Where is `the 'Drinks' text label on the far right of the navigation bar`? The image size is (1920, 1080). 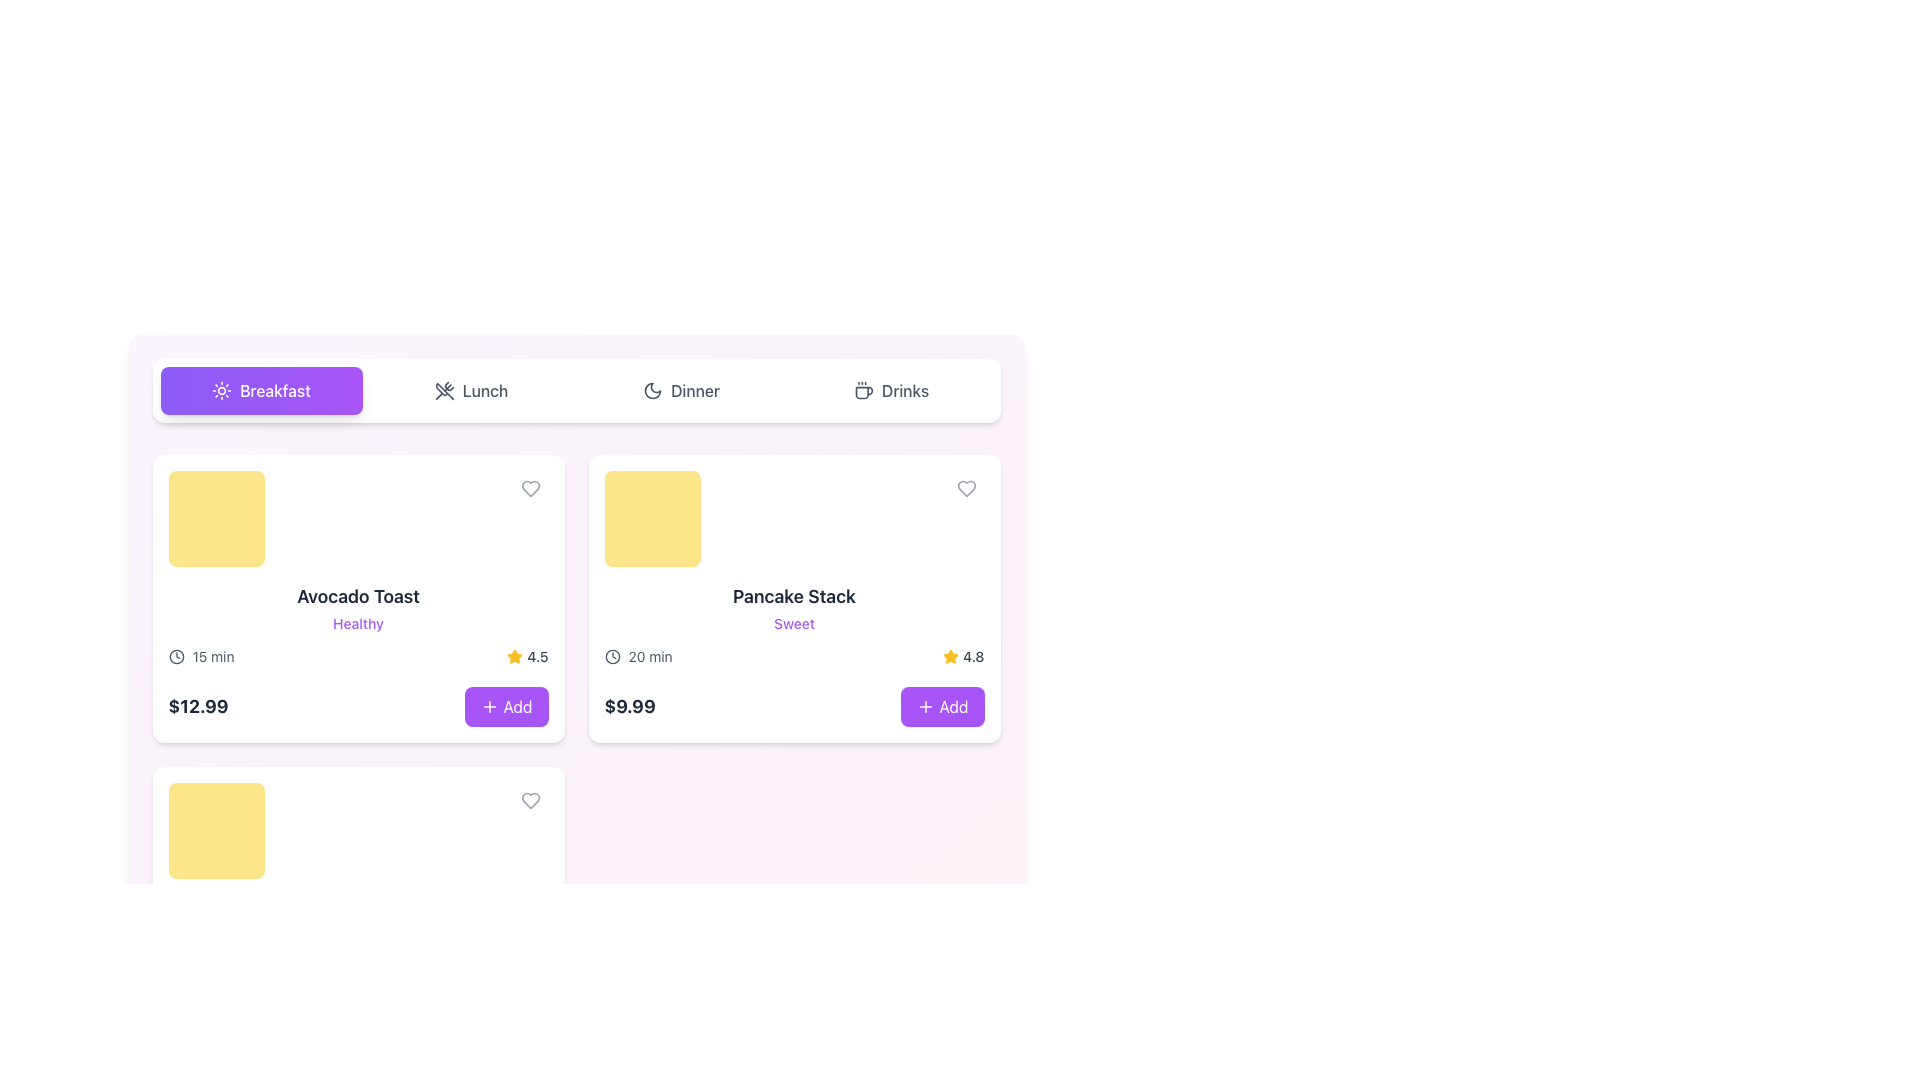 the 'Drinks' text label on the far right of the navigation bar is located at coordinates (904, 390).